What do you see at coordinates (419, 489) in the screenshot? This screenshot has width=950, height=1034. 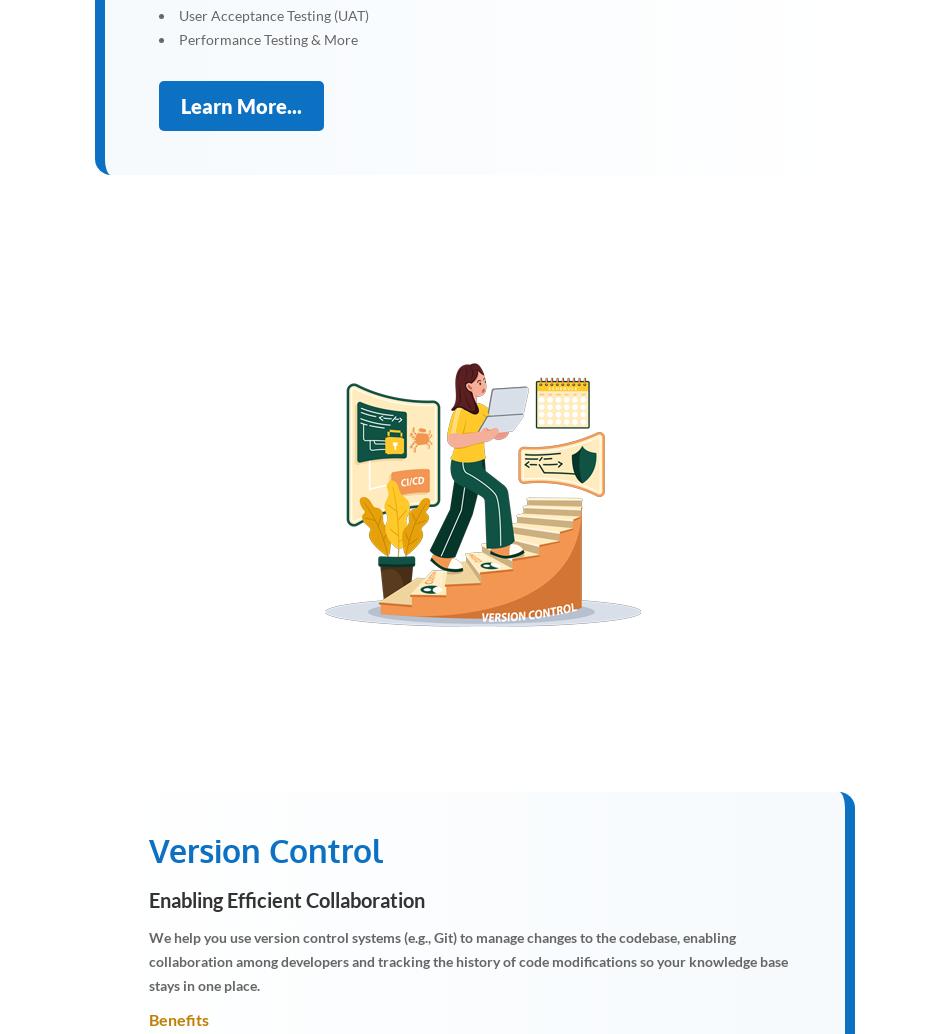 I see `'I'` at bounding box center [419, 489].